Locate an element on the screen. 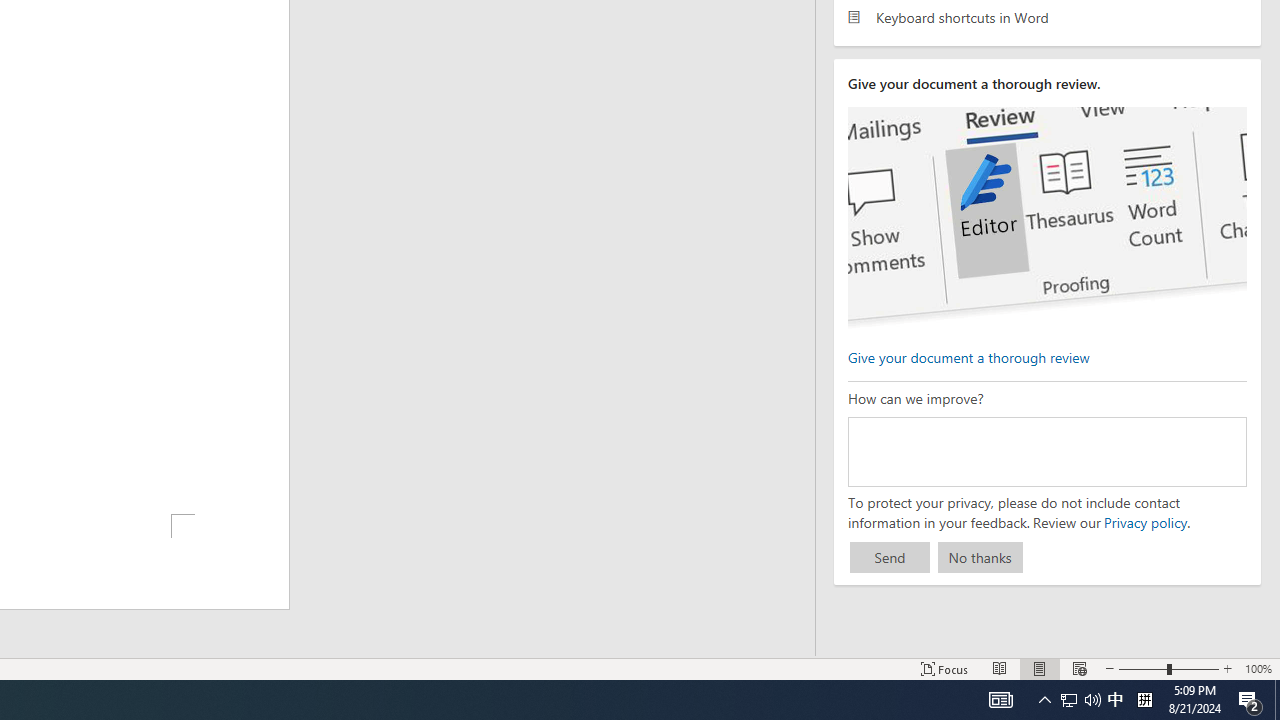 The image size is (1280, 720). 'Web Layout' is located at coordinates (1078, 669).